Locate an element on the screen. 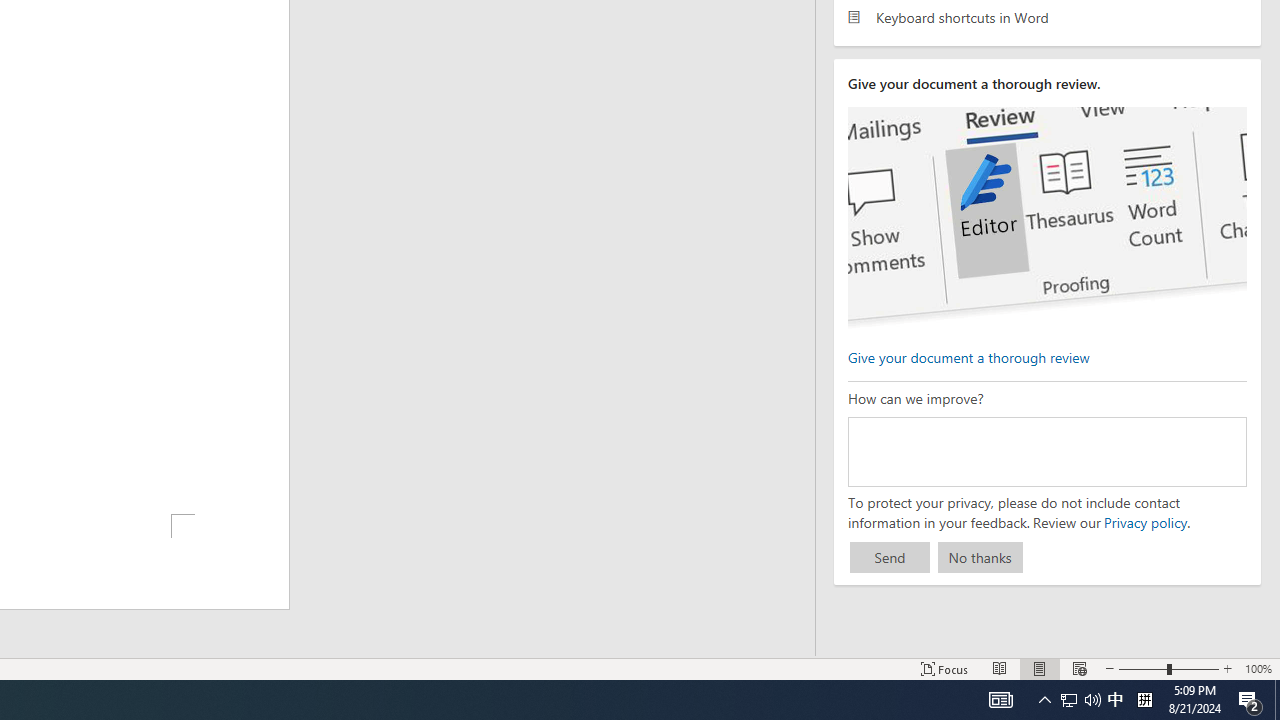 The image size is (1280, 720). 'Web Layout' is located at coordinates (1078, 669).